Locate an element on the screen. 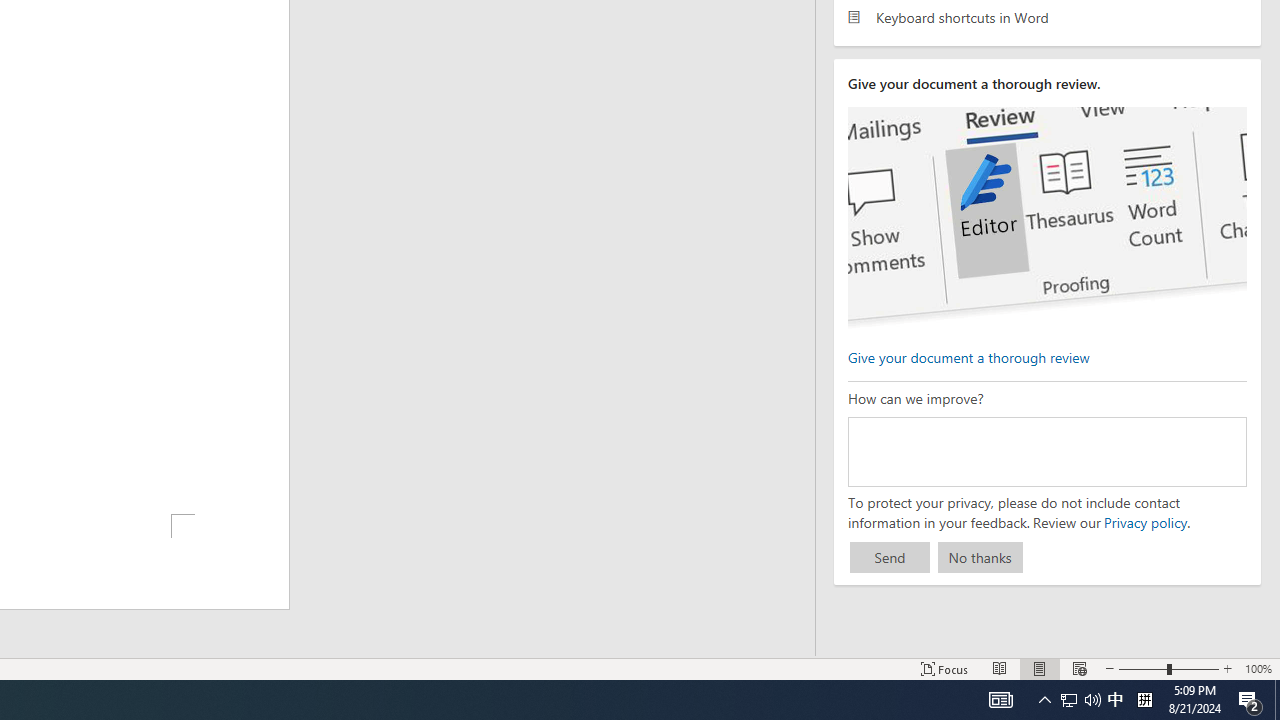 The image size is (1280, 720). 'Web Layout' is located at coordinates (1078, 669).